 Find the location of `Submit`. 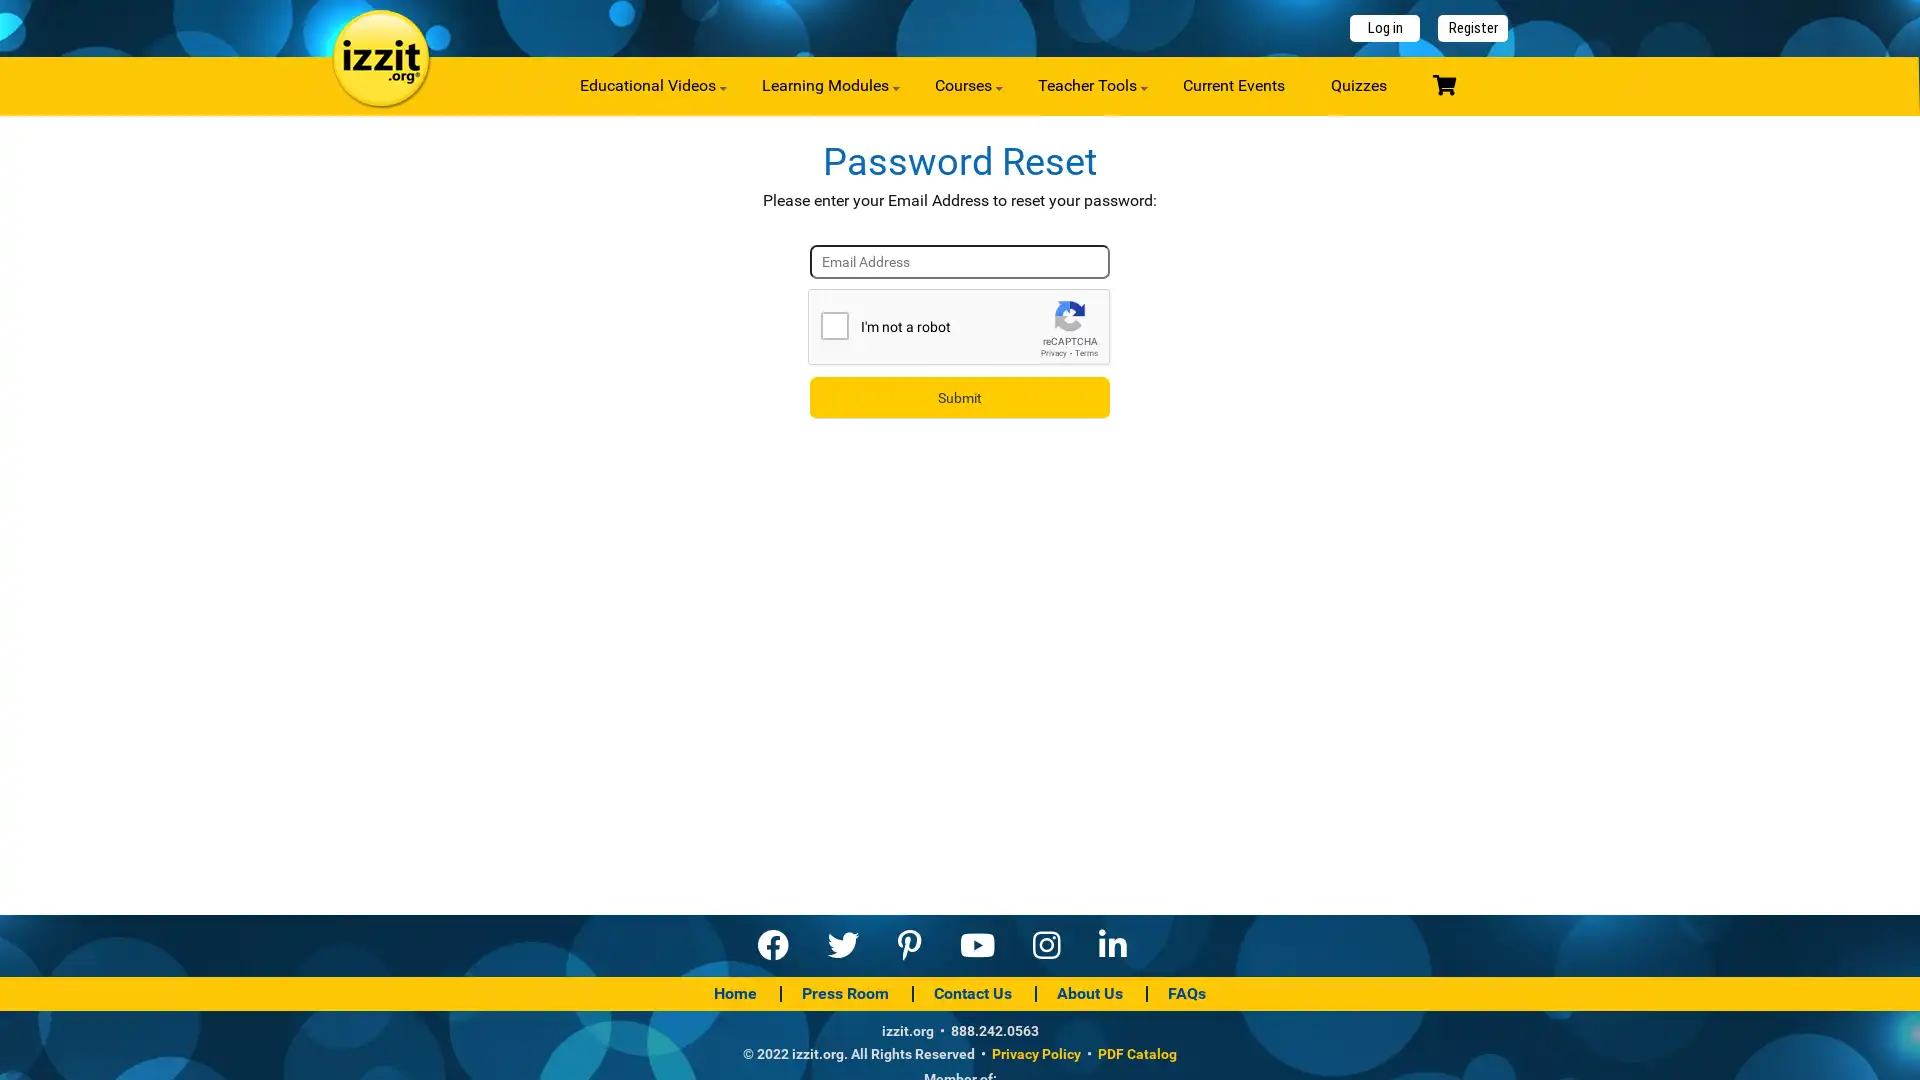

Submit is located at coordinates (960, 397).